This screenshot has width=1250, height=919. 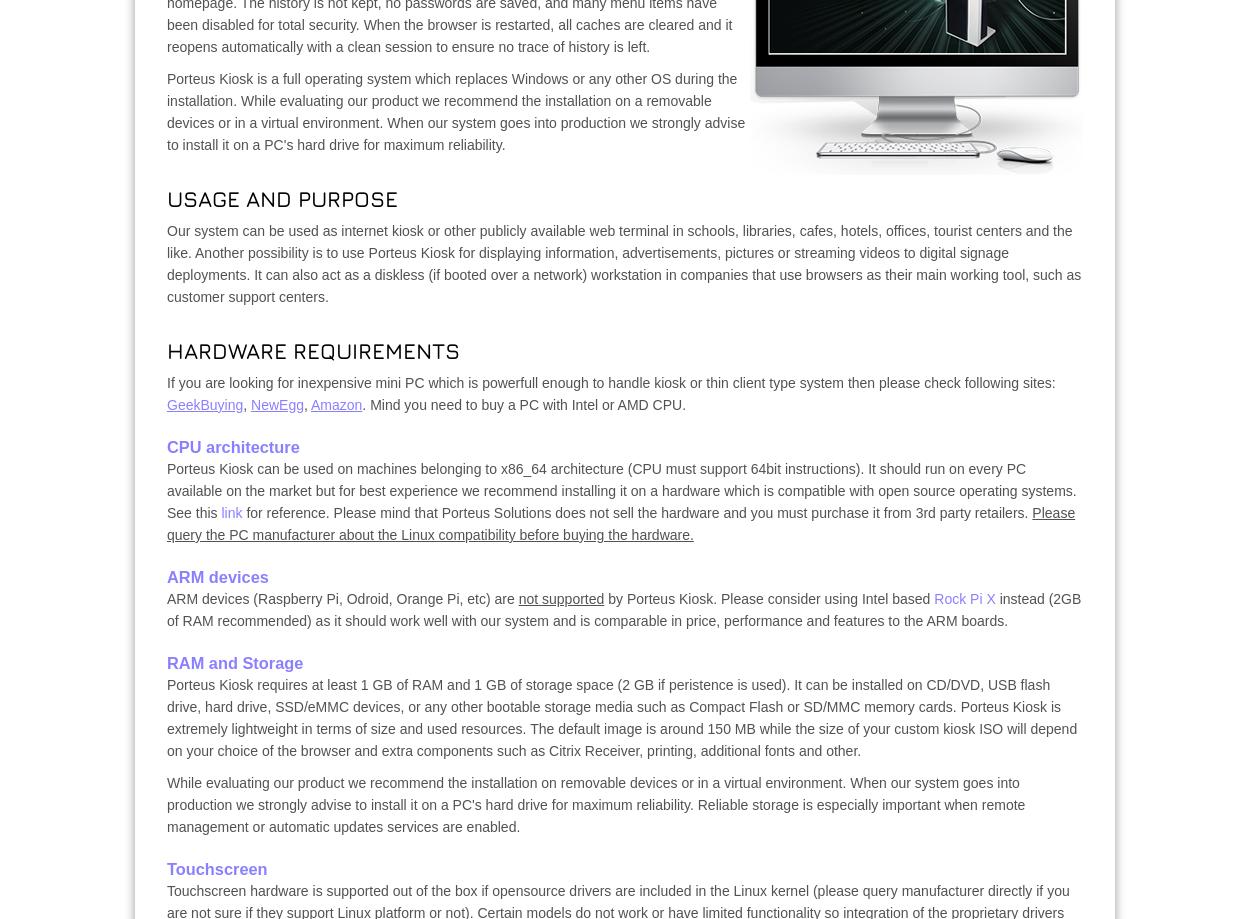 What do you see at coordinates (251, 405) in the screenshot?
I see `'NewEgg'` at bounding box center [251, 405].